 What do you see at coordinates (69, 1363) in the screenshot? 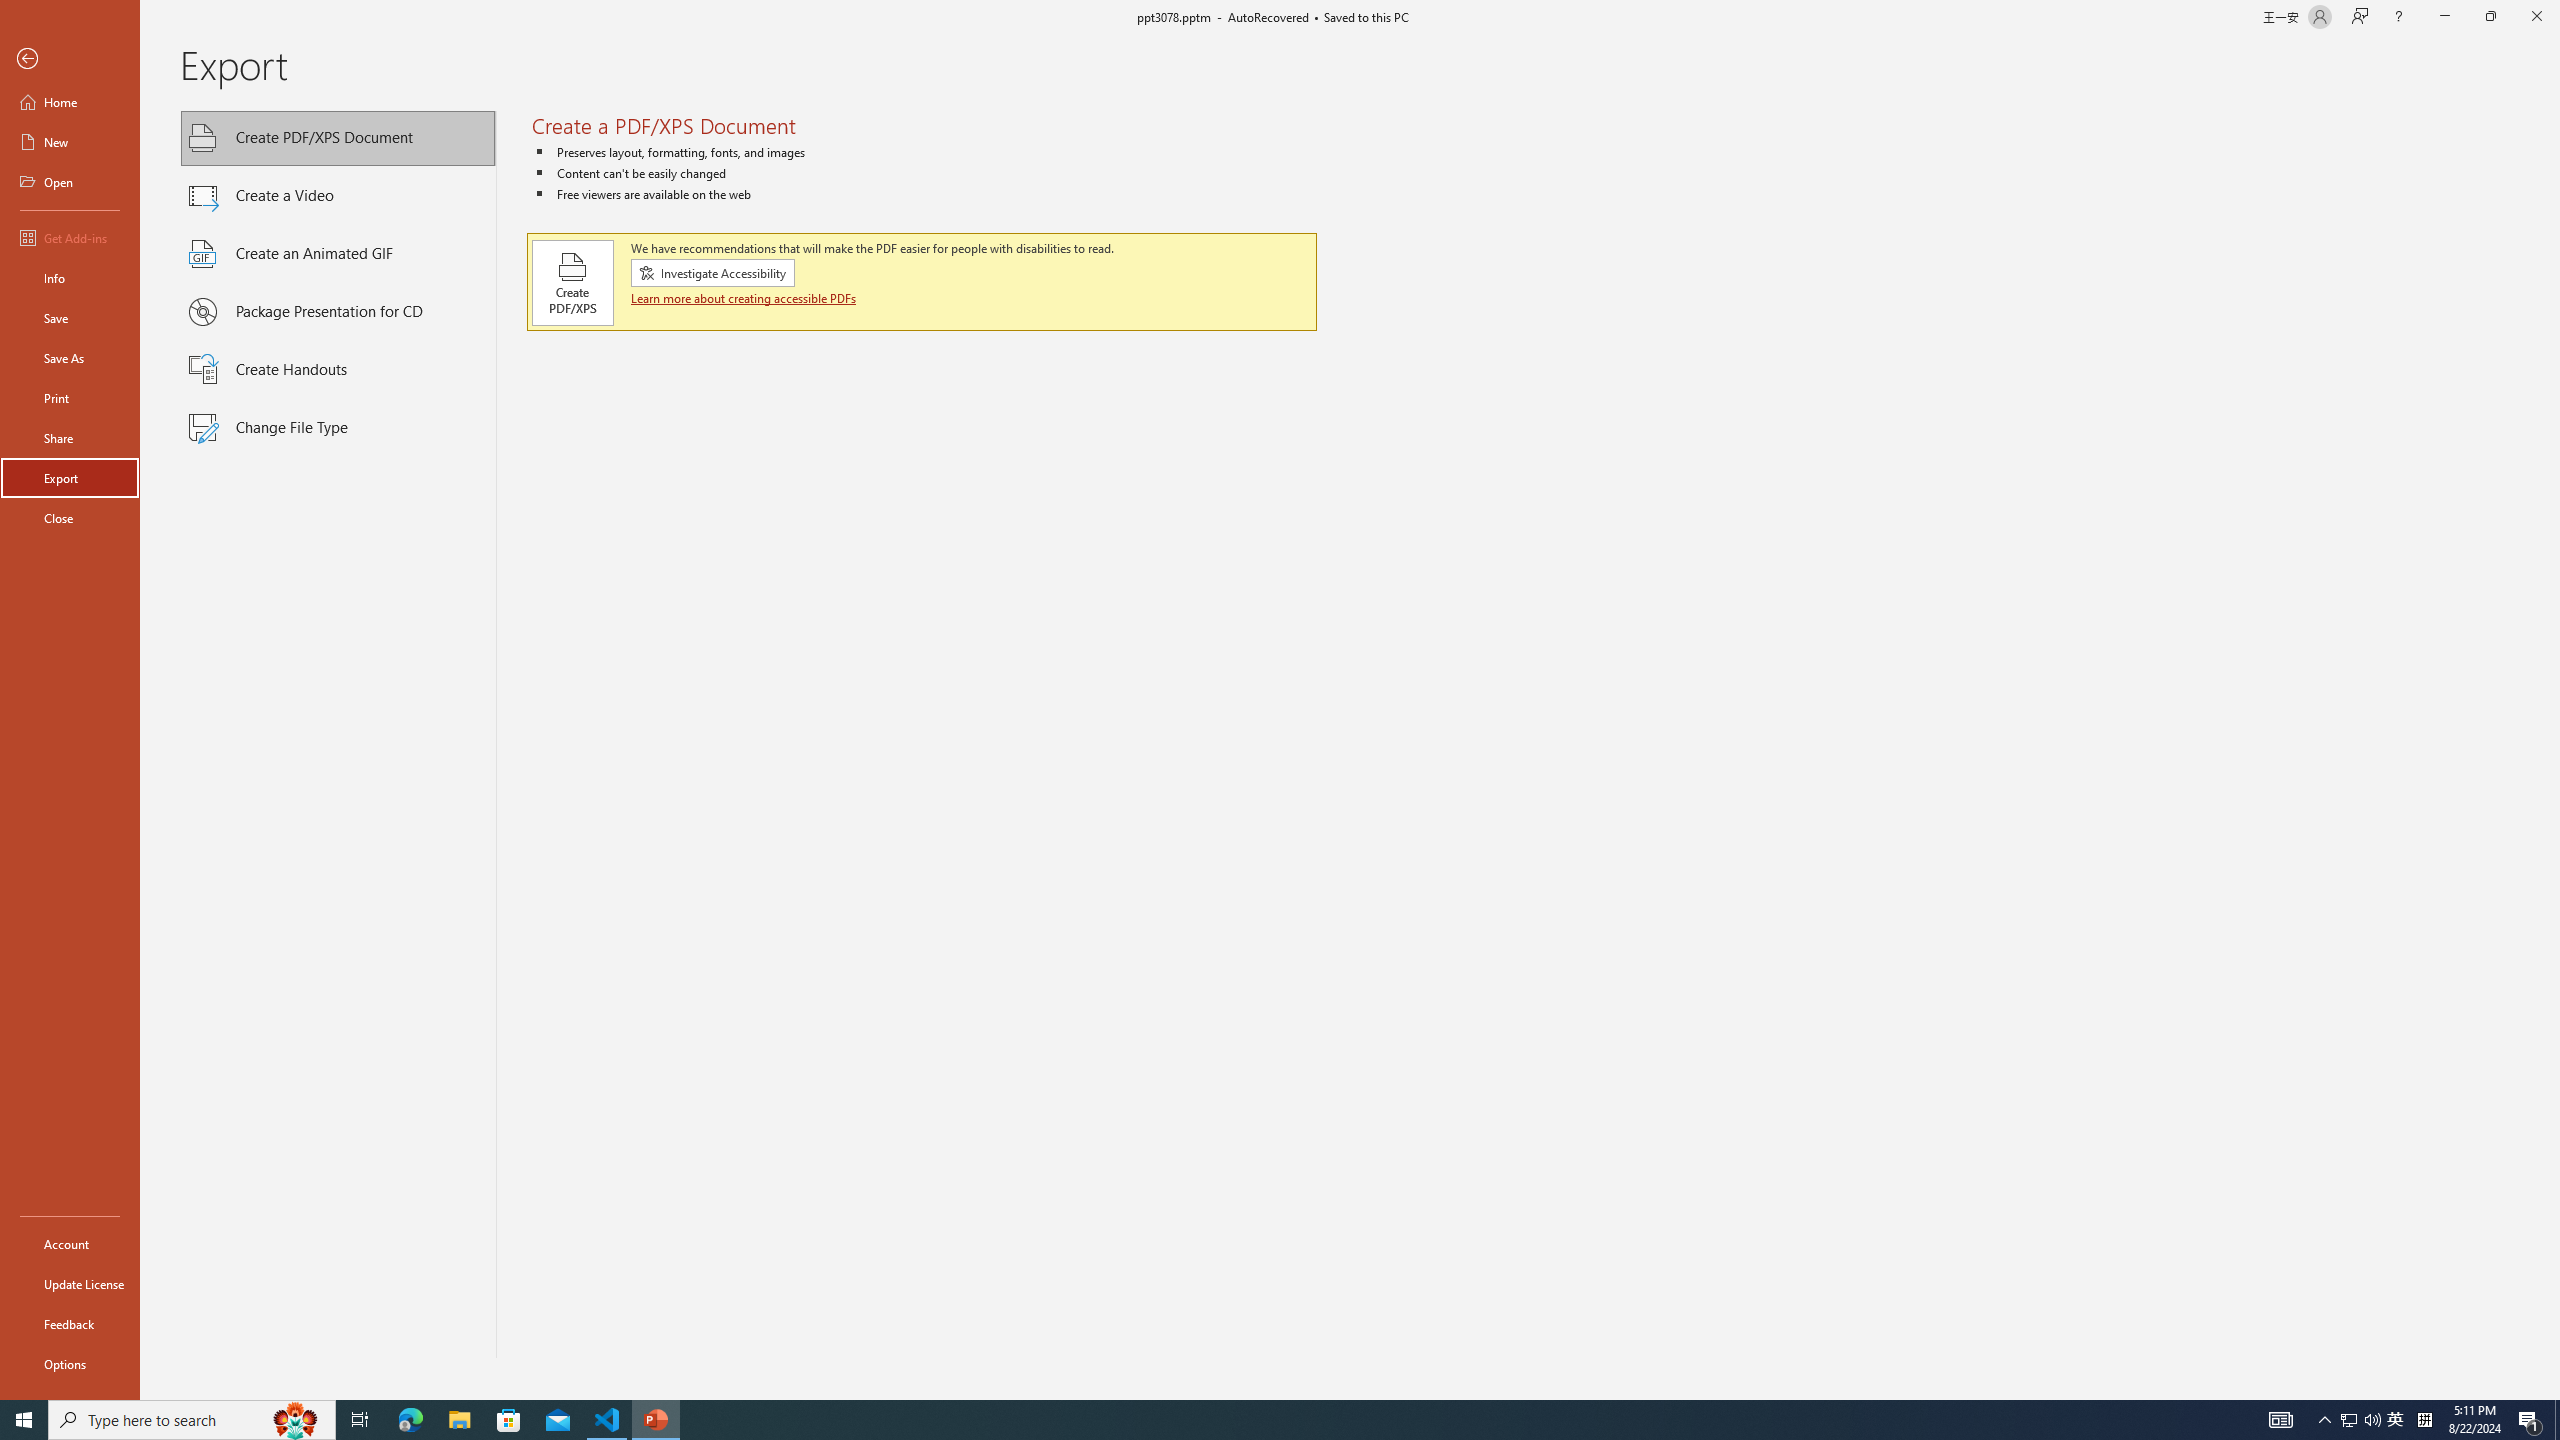
I see `'Options'` at bounding box center [69, 1363].